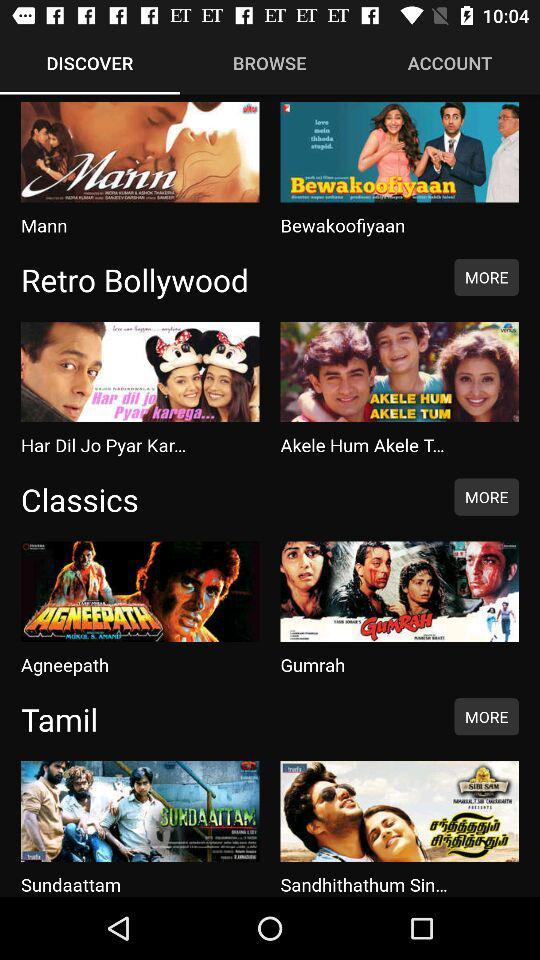  Describe the element at coordinates (226, 498) in the screenshot. I see `icon to the left of more` at that location.